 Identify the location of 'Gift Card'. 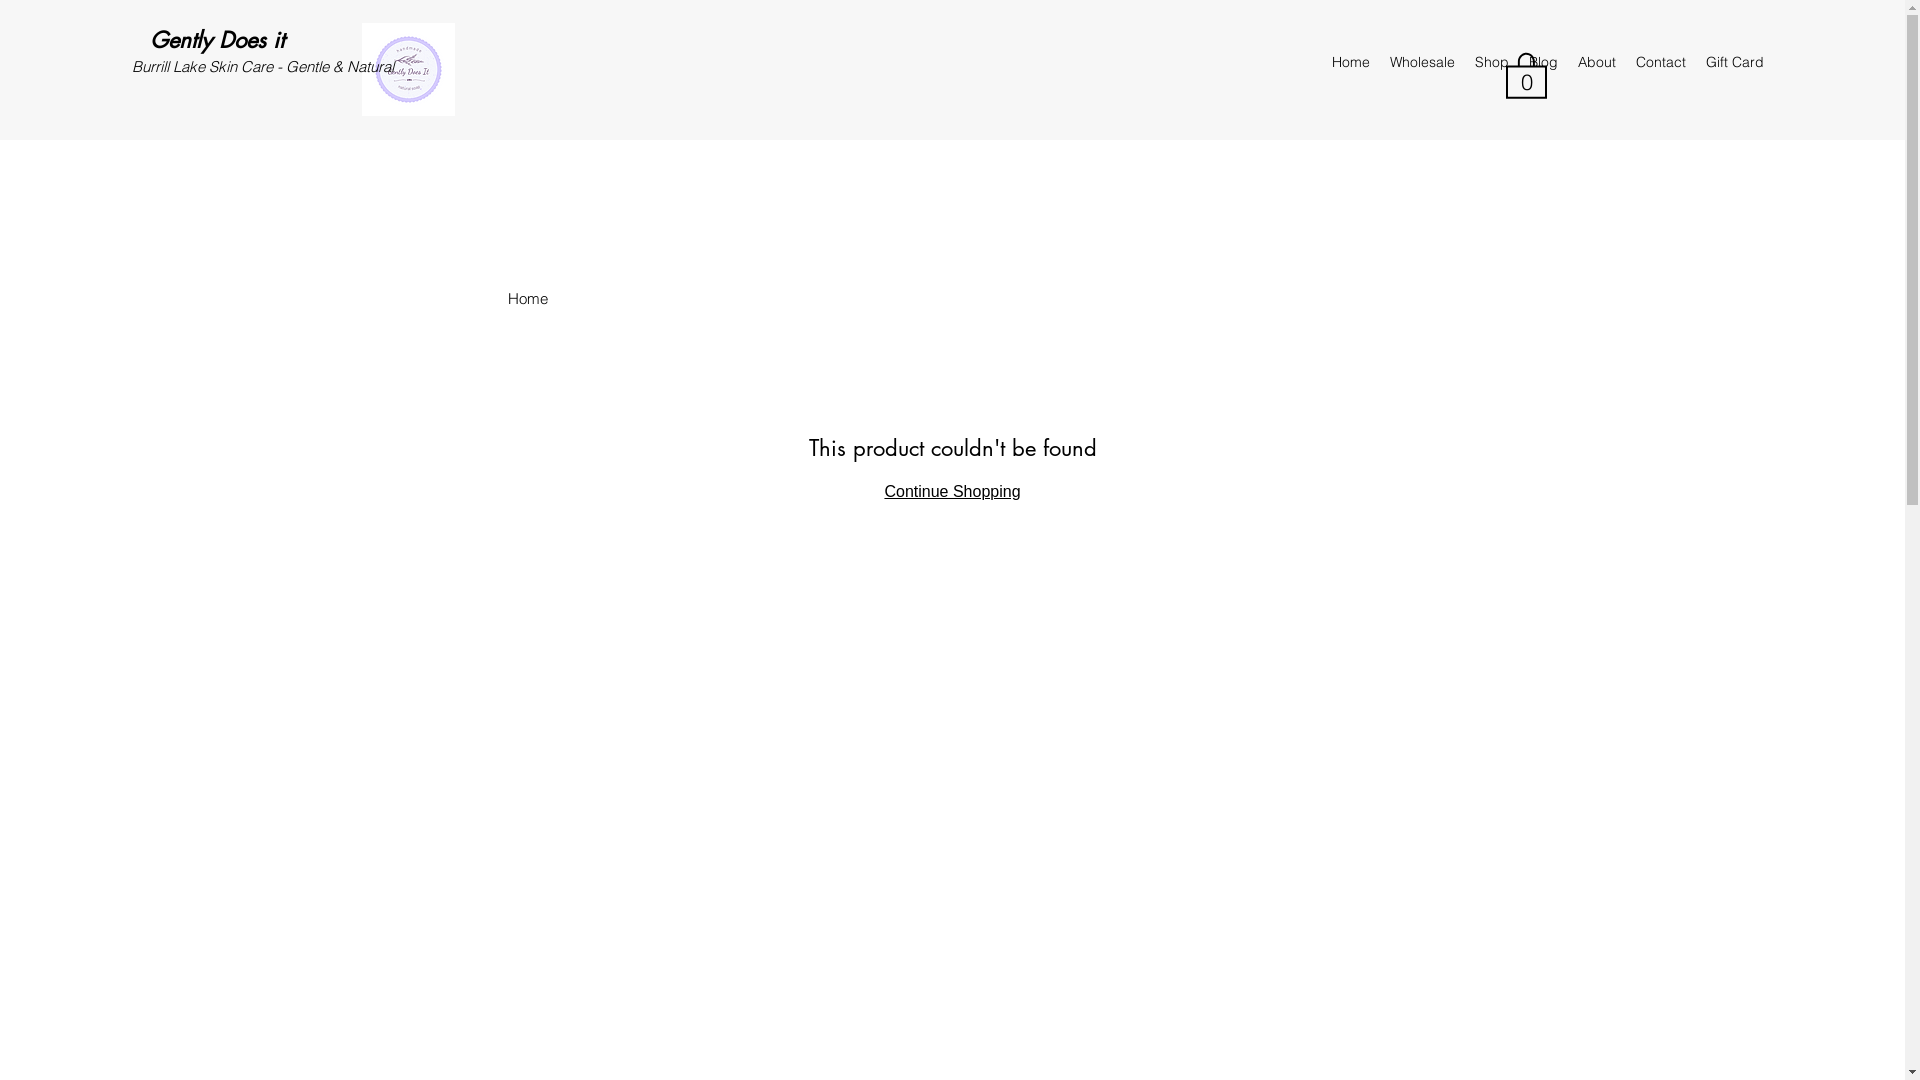
(1694, 60).